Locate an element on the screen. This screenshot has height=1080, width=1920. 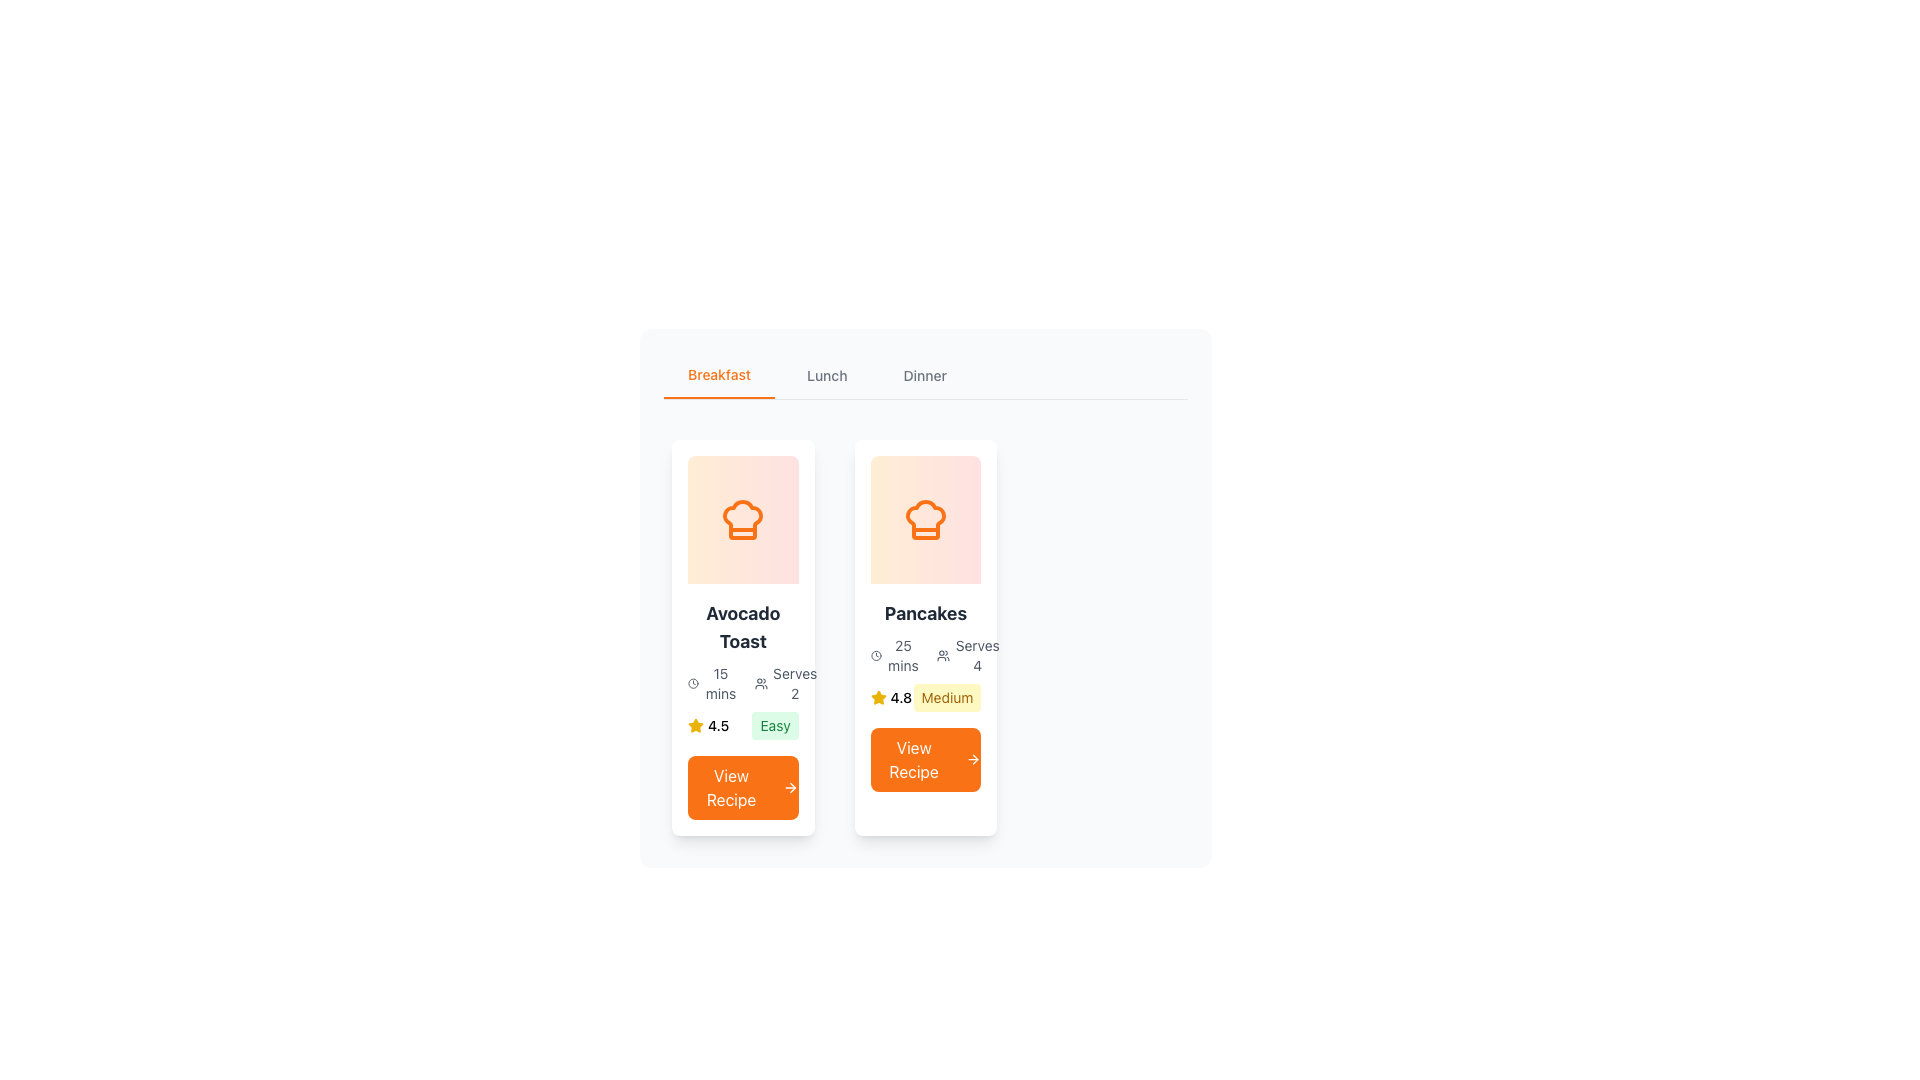
information displayed on the informational text element indicating the number of servings for the 'Pancakes' recipe, located in the second card under the recipe description and to the right of the time required section is located at coordinates (969, 655).